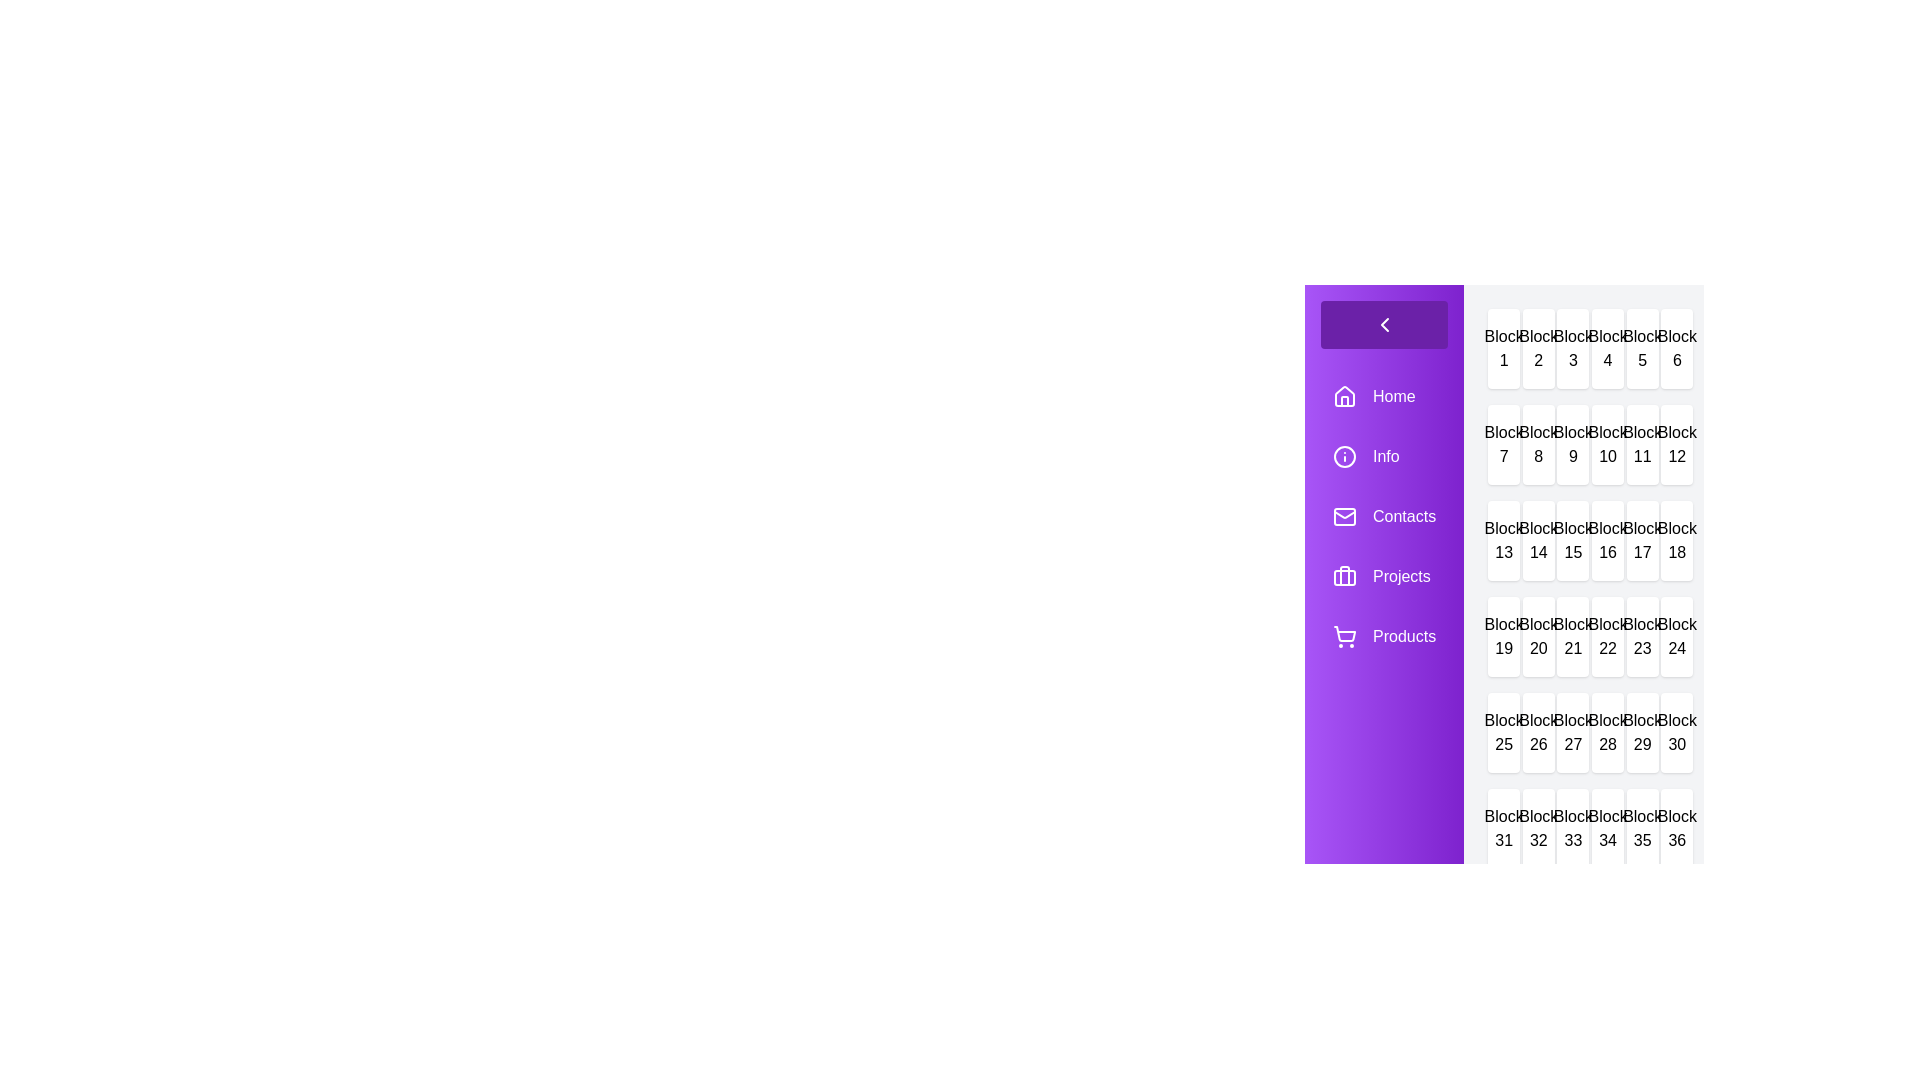 The height and width of the screenshot is (1080, 1920). Describe the element at coordinates (1382, 515) in the screenshot. I see `the menu item labeled Contacts to navigate` at that location.